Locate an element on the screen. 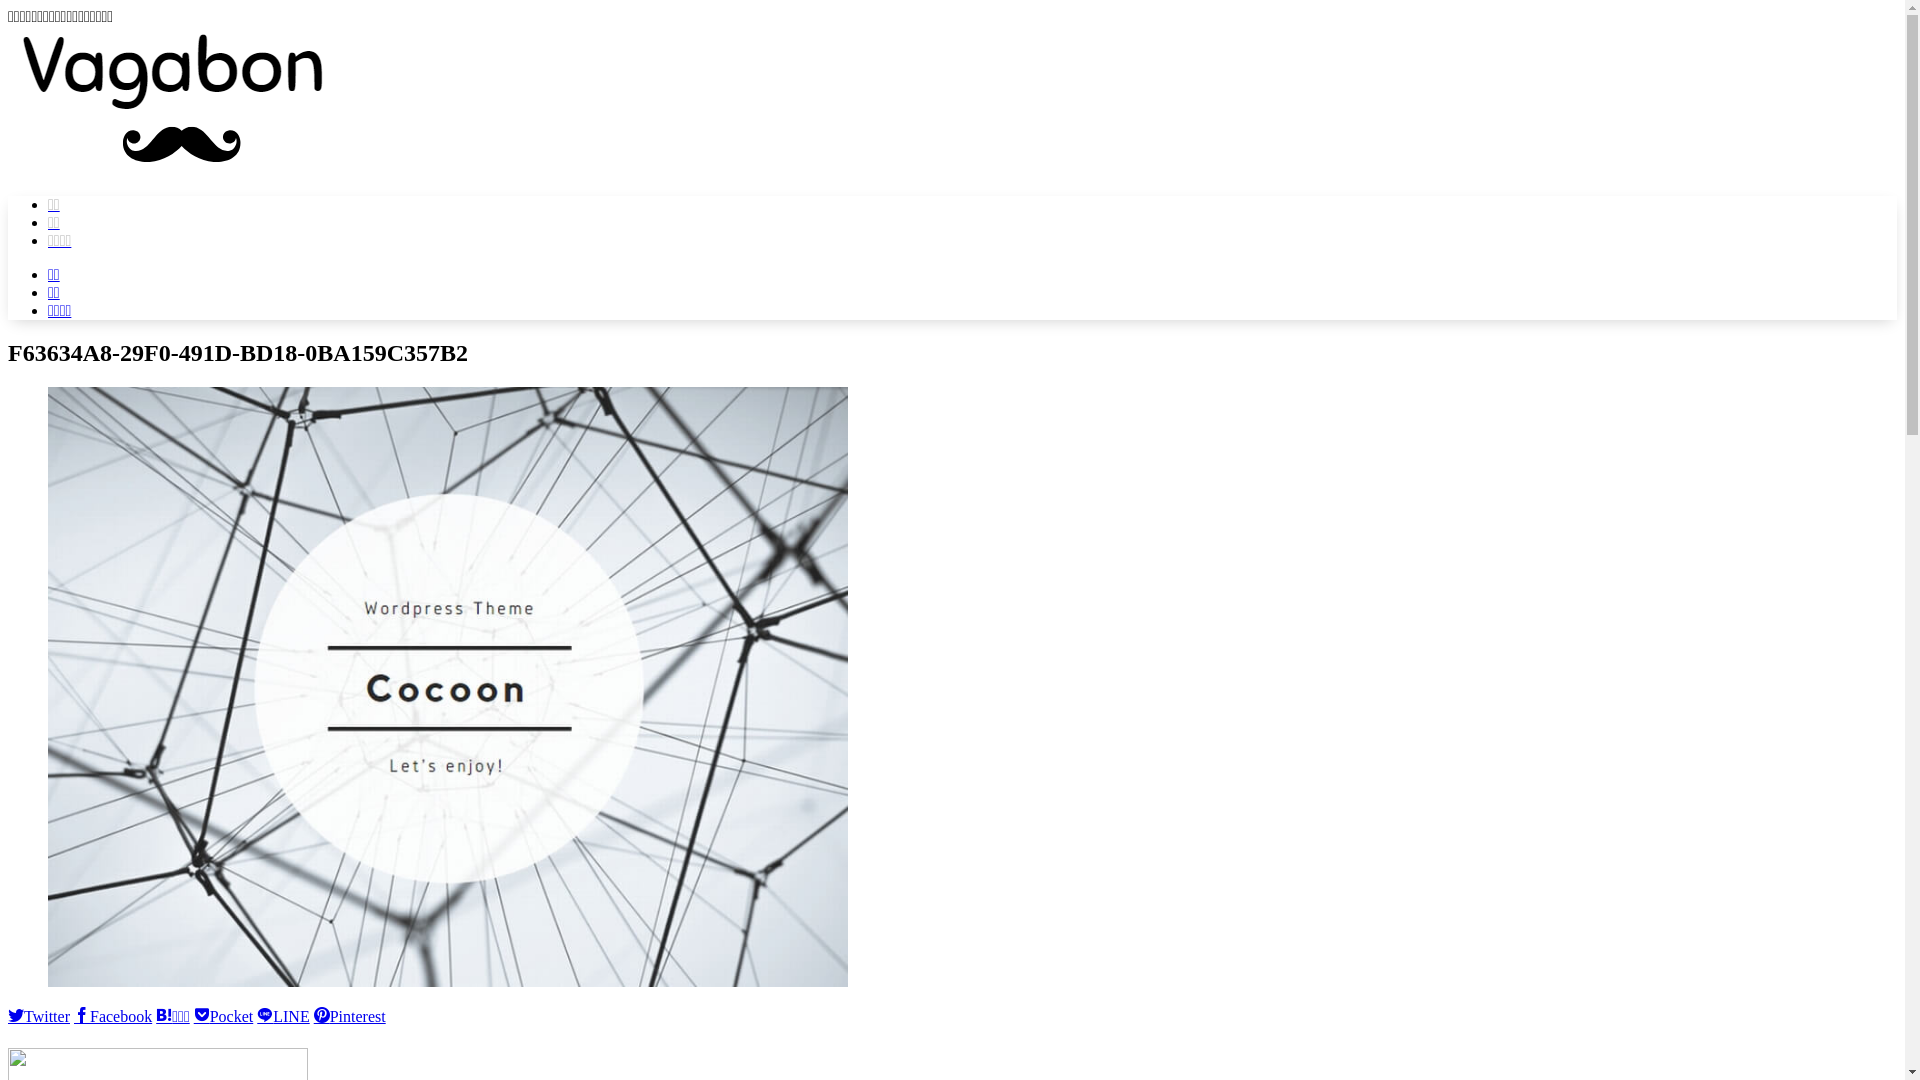 The image size is (1920, 1080). 'Facebook' is located at coordinates (112, 1016).